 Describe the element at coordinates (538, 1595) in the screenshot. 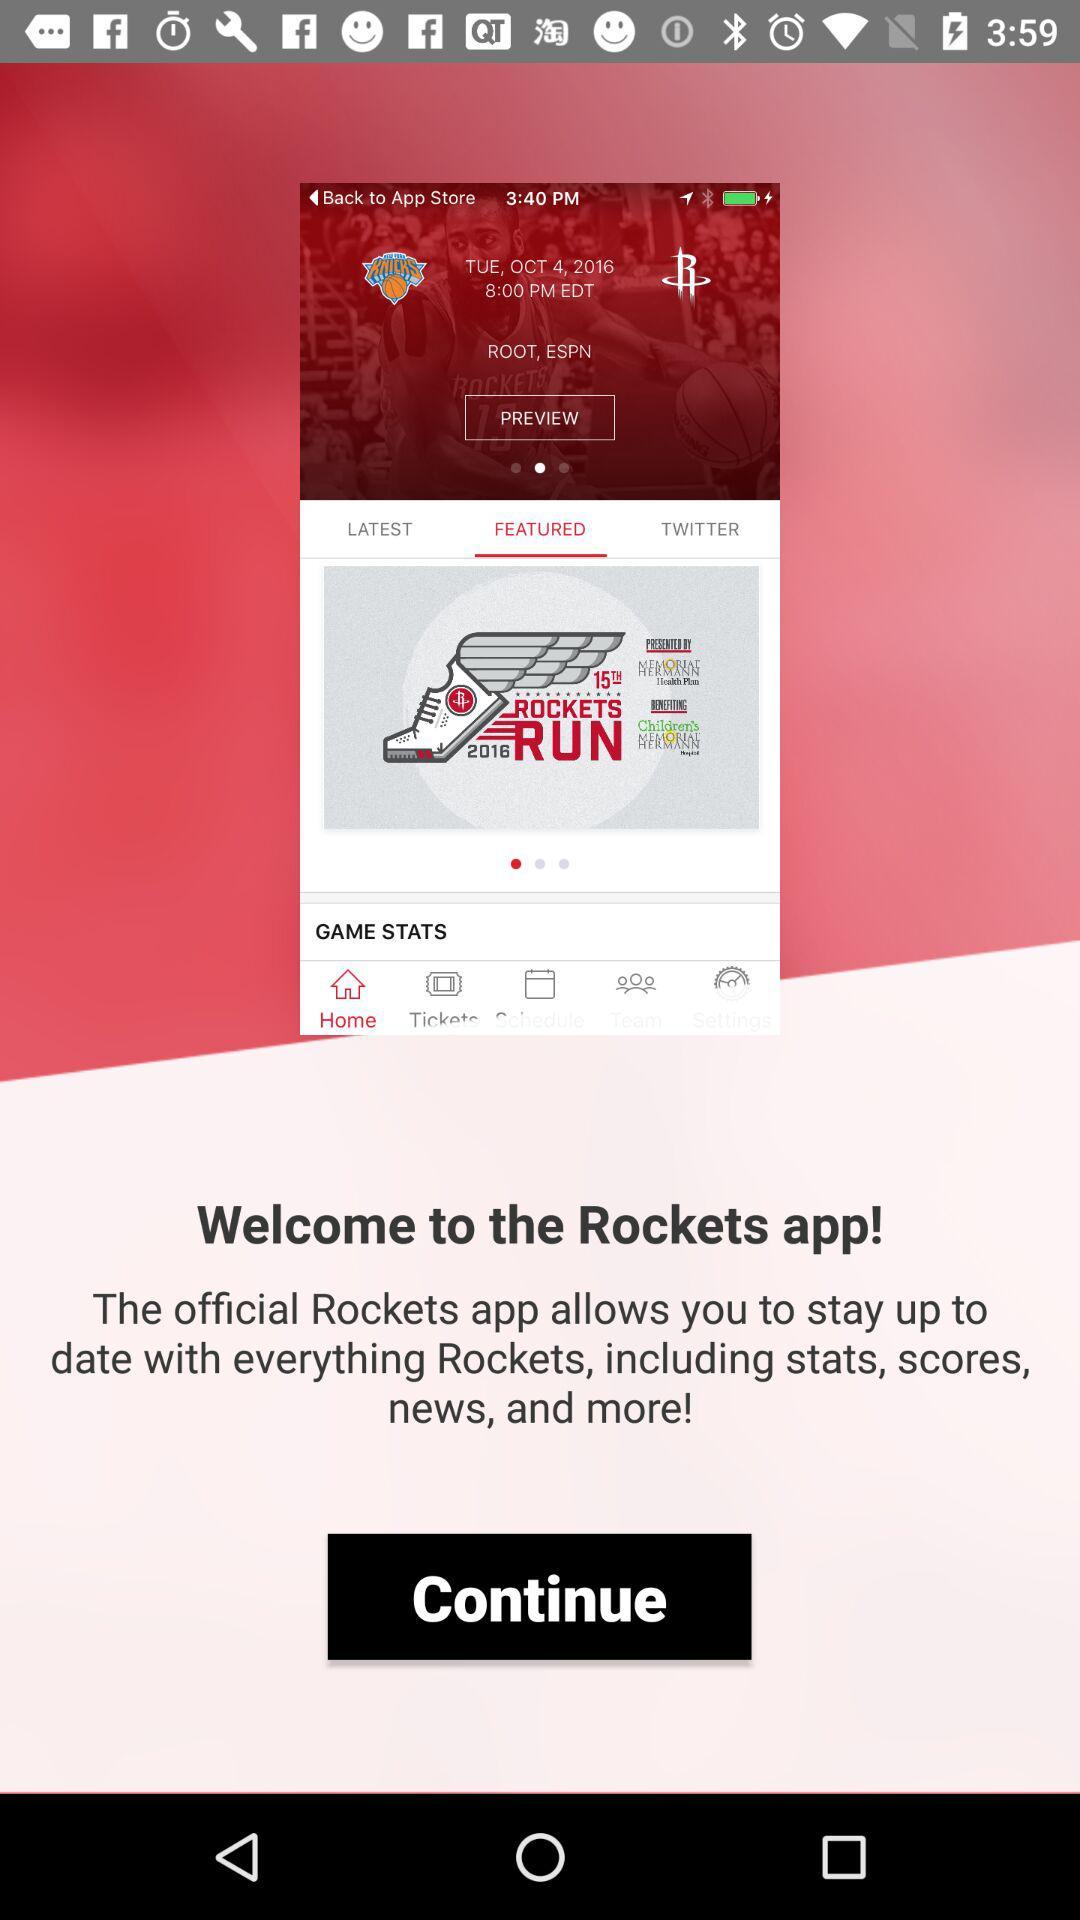

I see `item below the official rockets item` at that location.